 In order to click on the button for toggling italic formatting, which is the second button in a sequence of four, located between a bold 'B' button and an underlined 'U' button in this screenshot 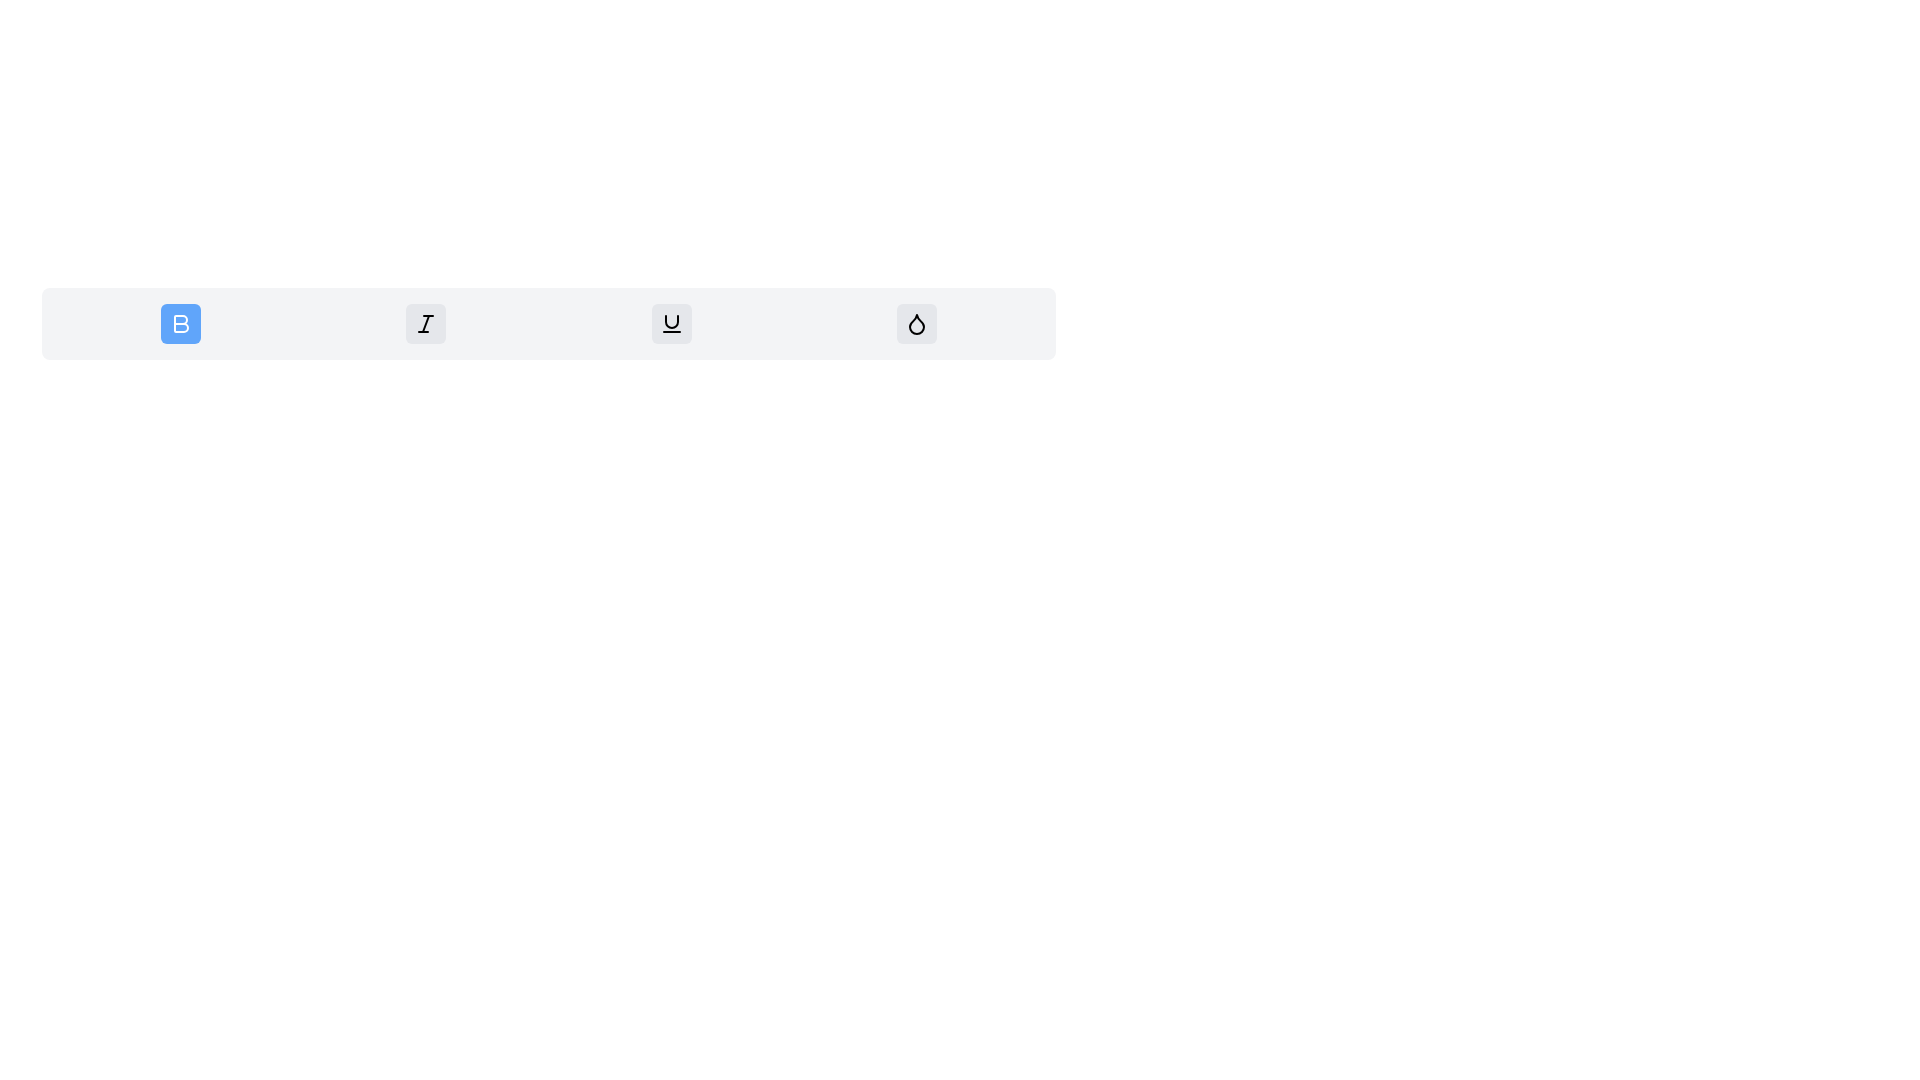, I will do `click(425, 323)`.